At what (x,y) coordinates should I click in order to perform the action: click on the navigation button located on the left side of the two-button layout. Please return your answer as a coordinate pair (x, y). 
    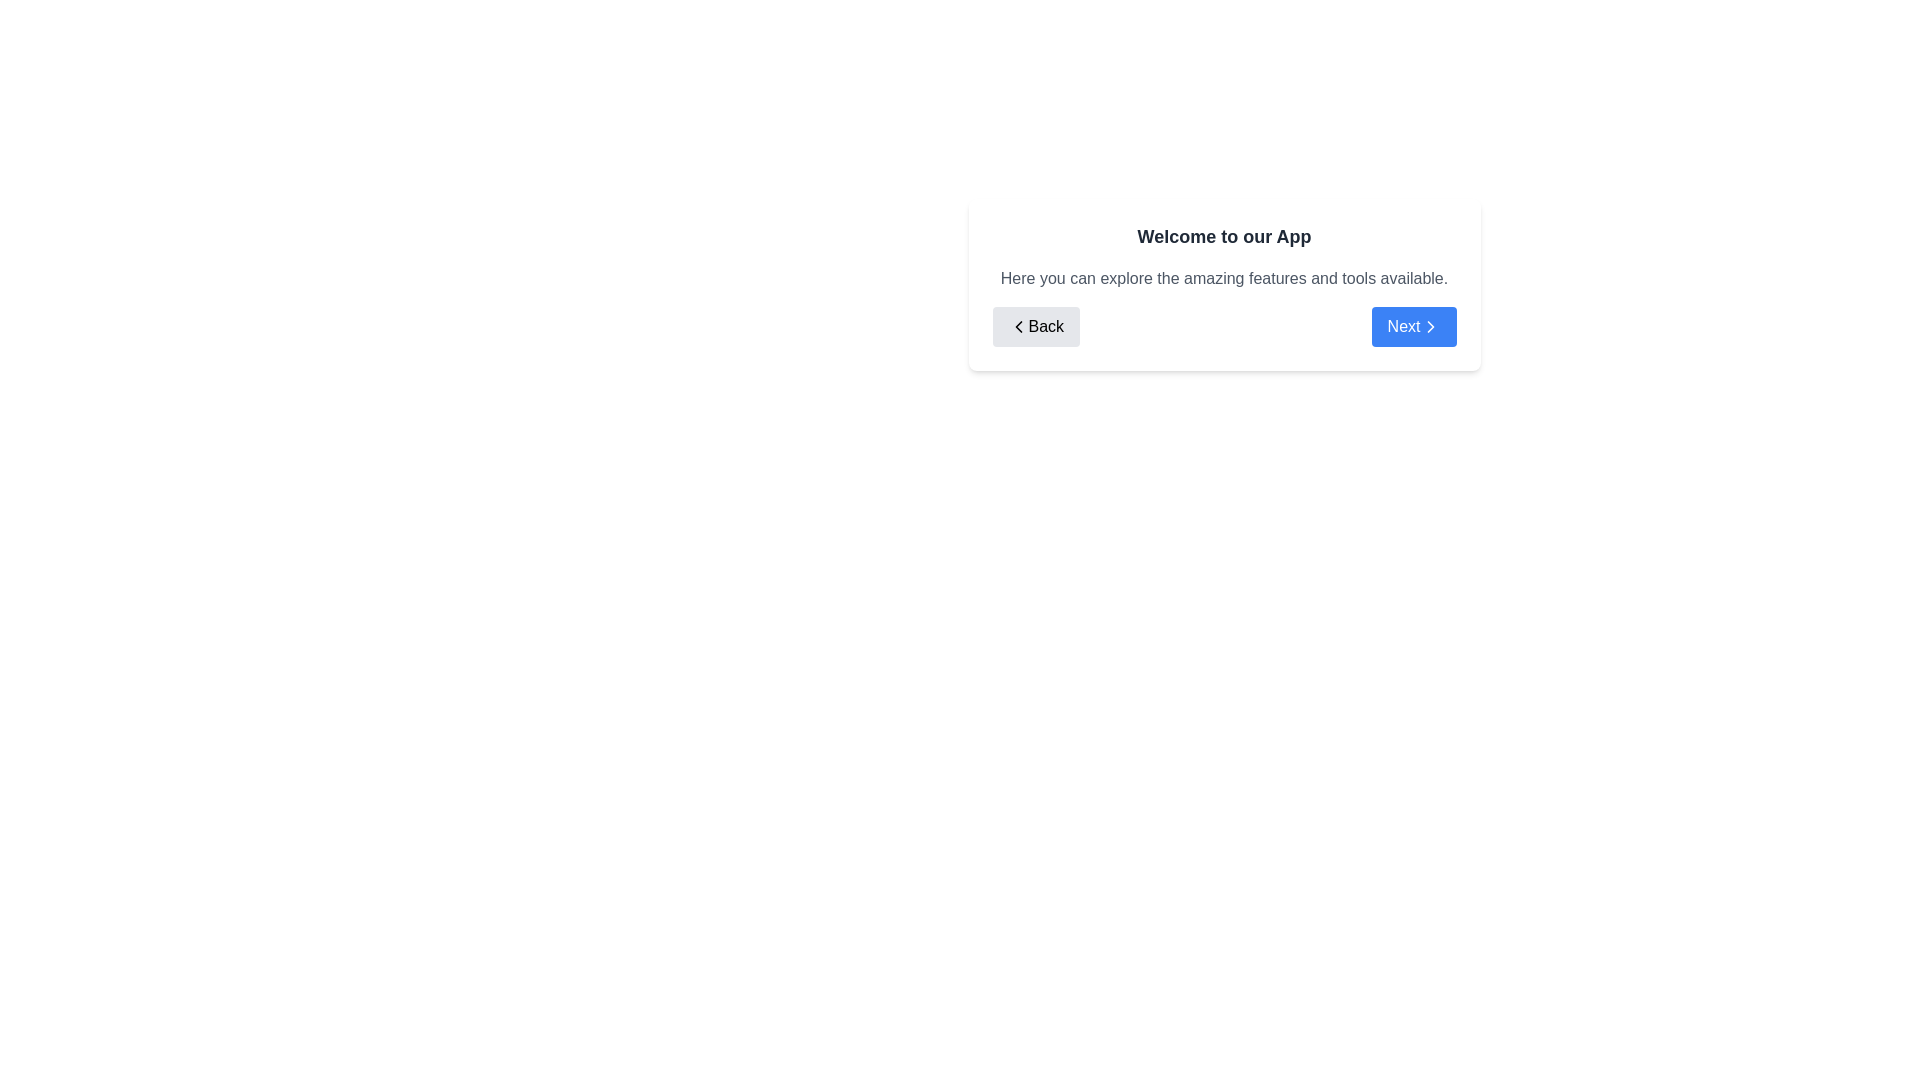
    Looking at the image, I should click on (1036, 326).